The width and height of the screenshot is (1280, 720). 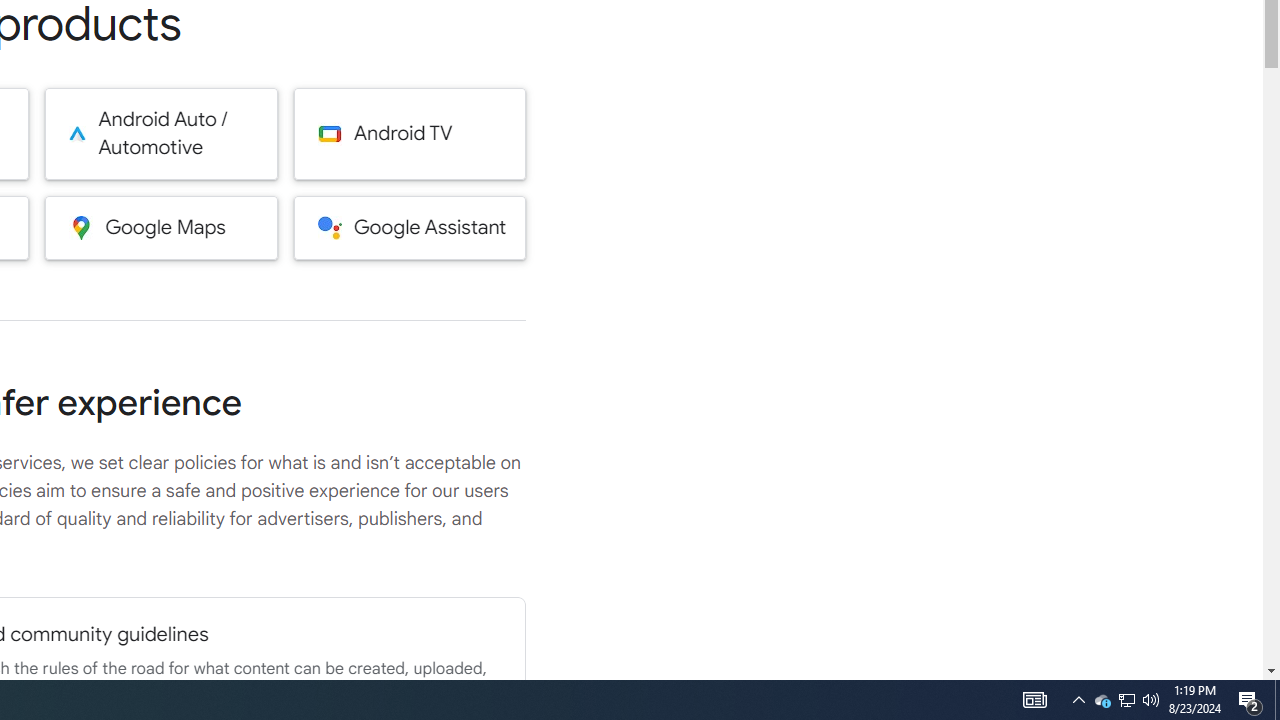 What do you see at coordinates (409, 133) in the screenshot?
I see `'Android TV'` at bounding box center [409, 133].